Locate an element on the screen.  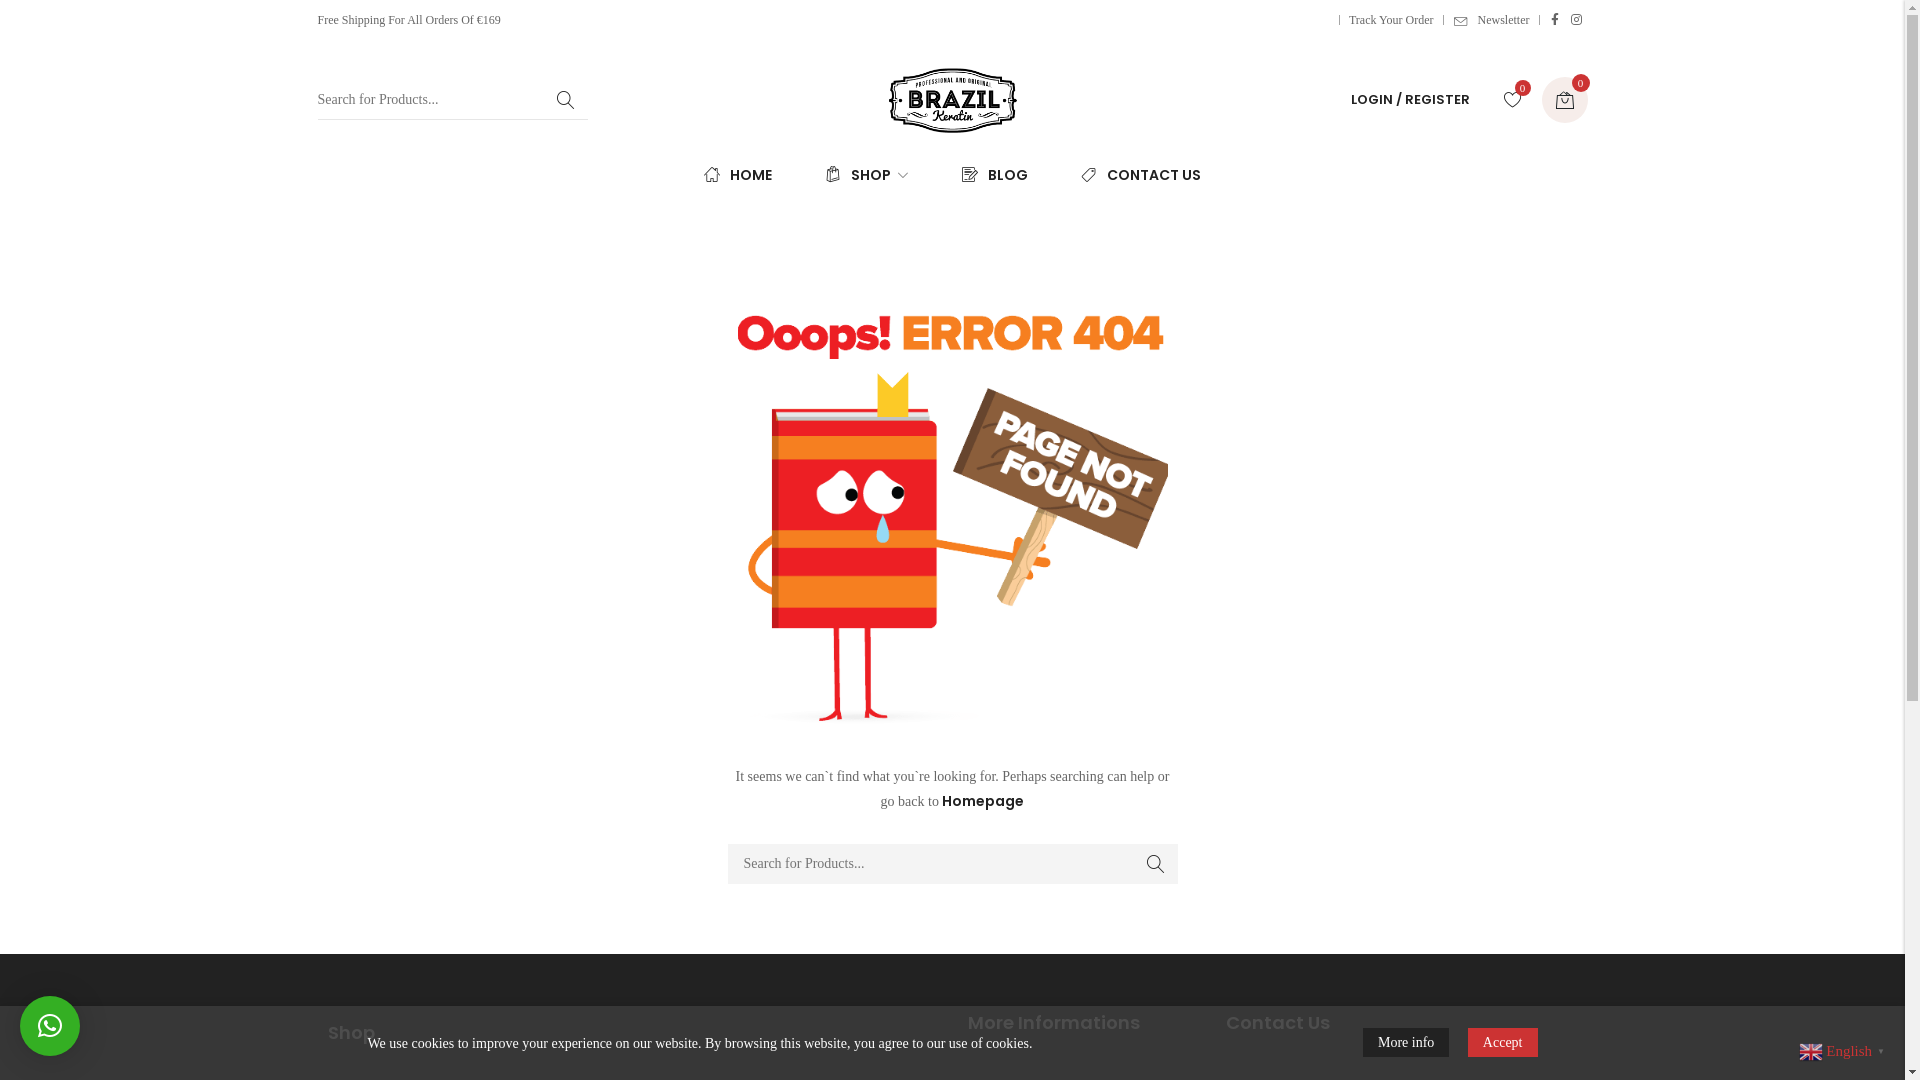
'Professional and Original' is located at coordinates (950, 100).